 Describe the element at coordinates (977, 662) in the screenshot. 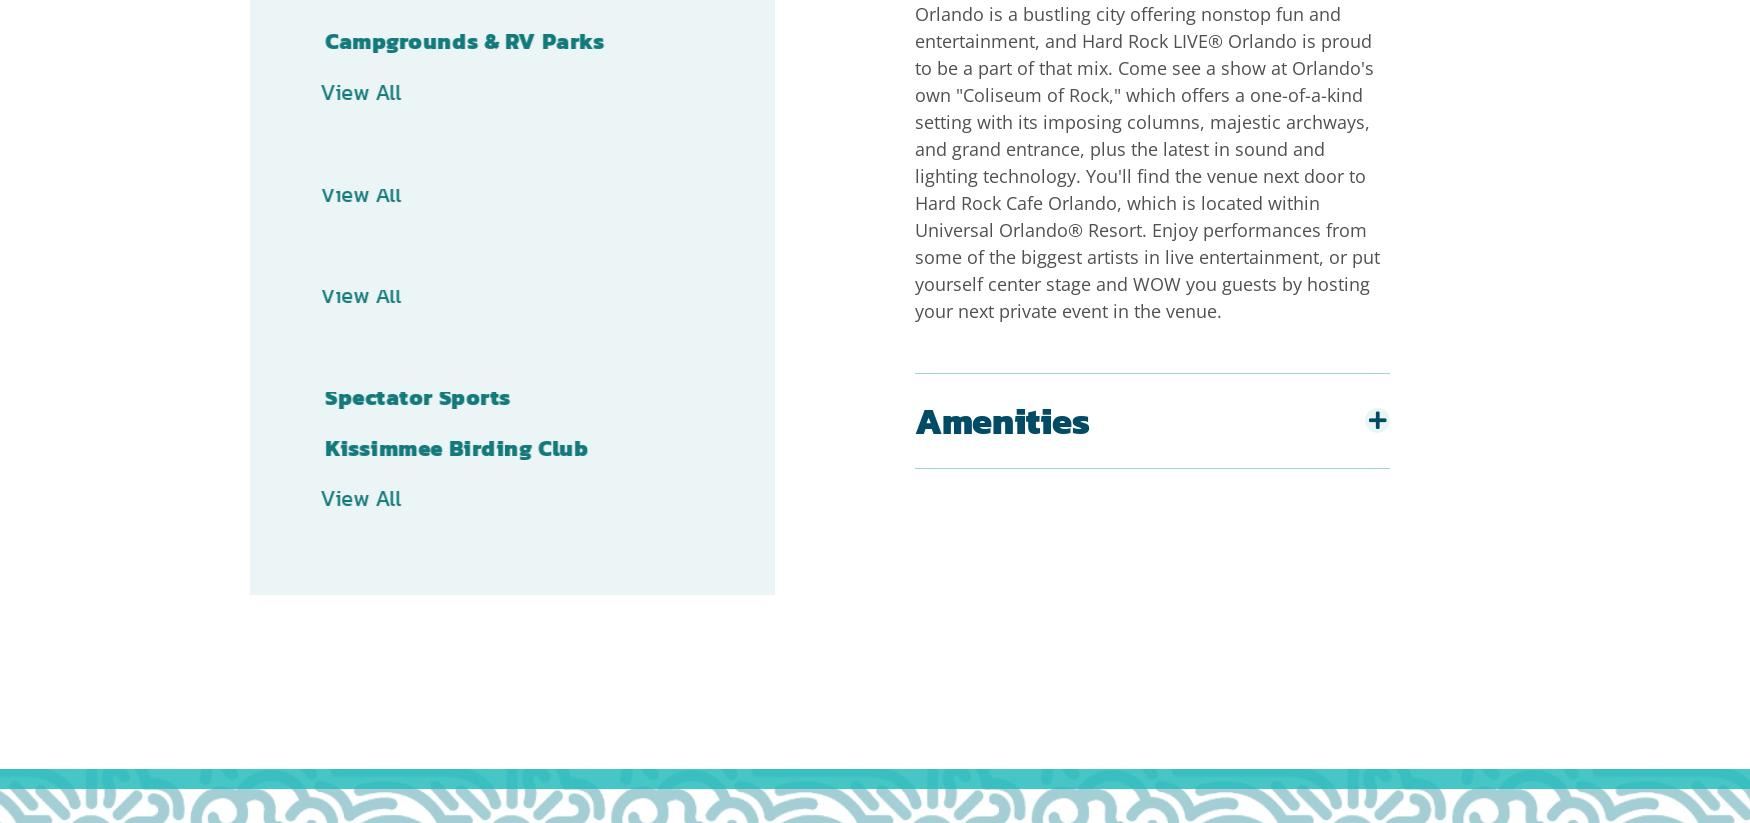

I see `'215 Celebration Pl, Suite 200'` at that location.